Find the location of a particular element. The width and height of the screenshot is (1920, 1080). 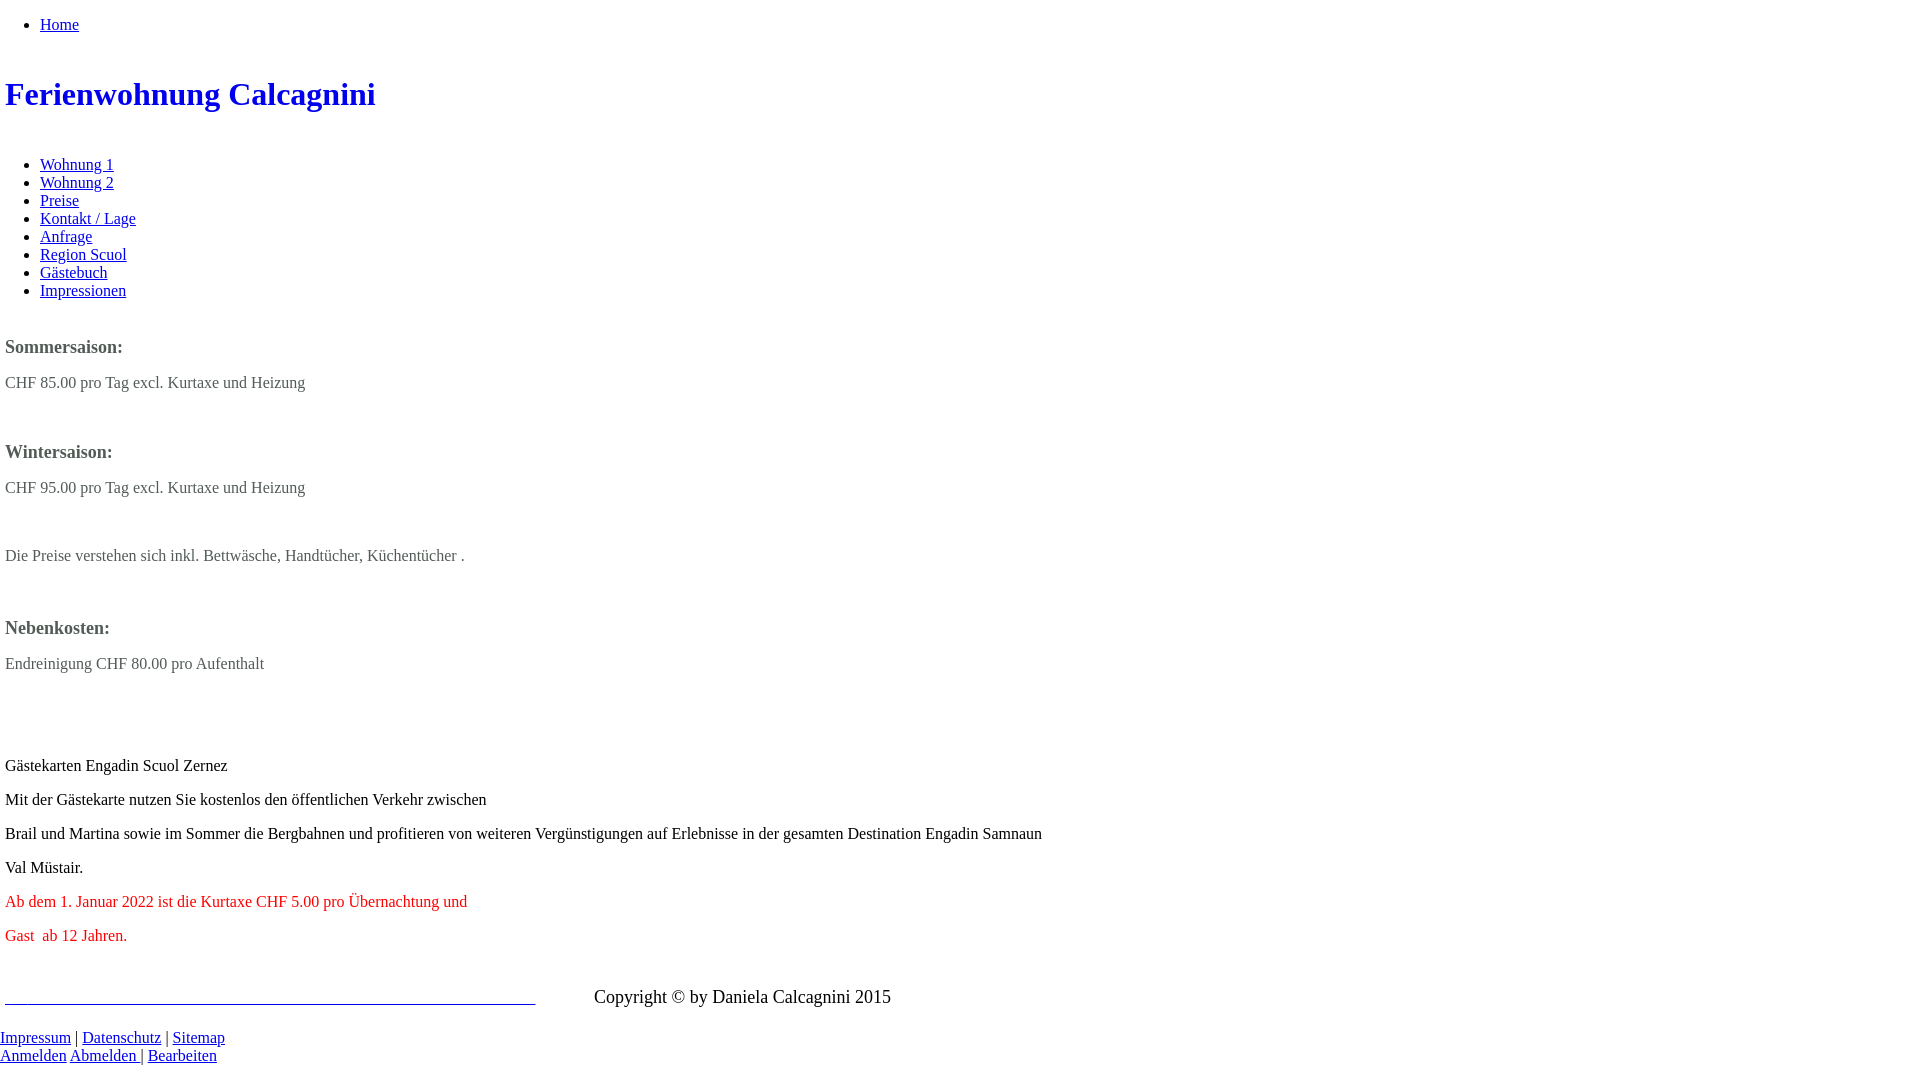

'Datenschutz' is located at coordinates (120, 1036).